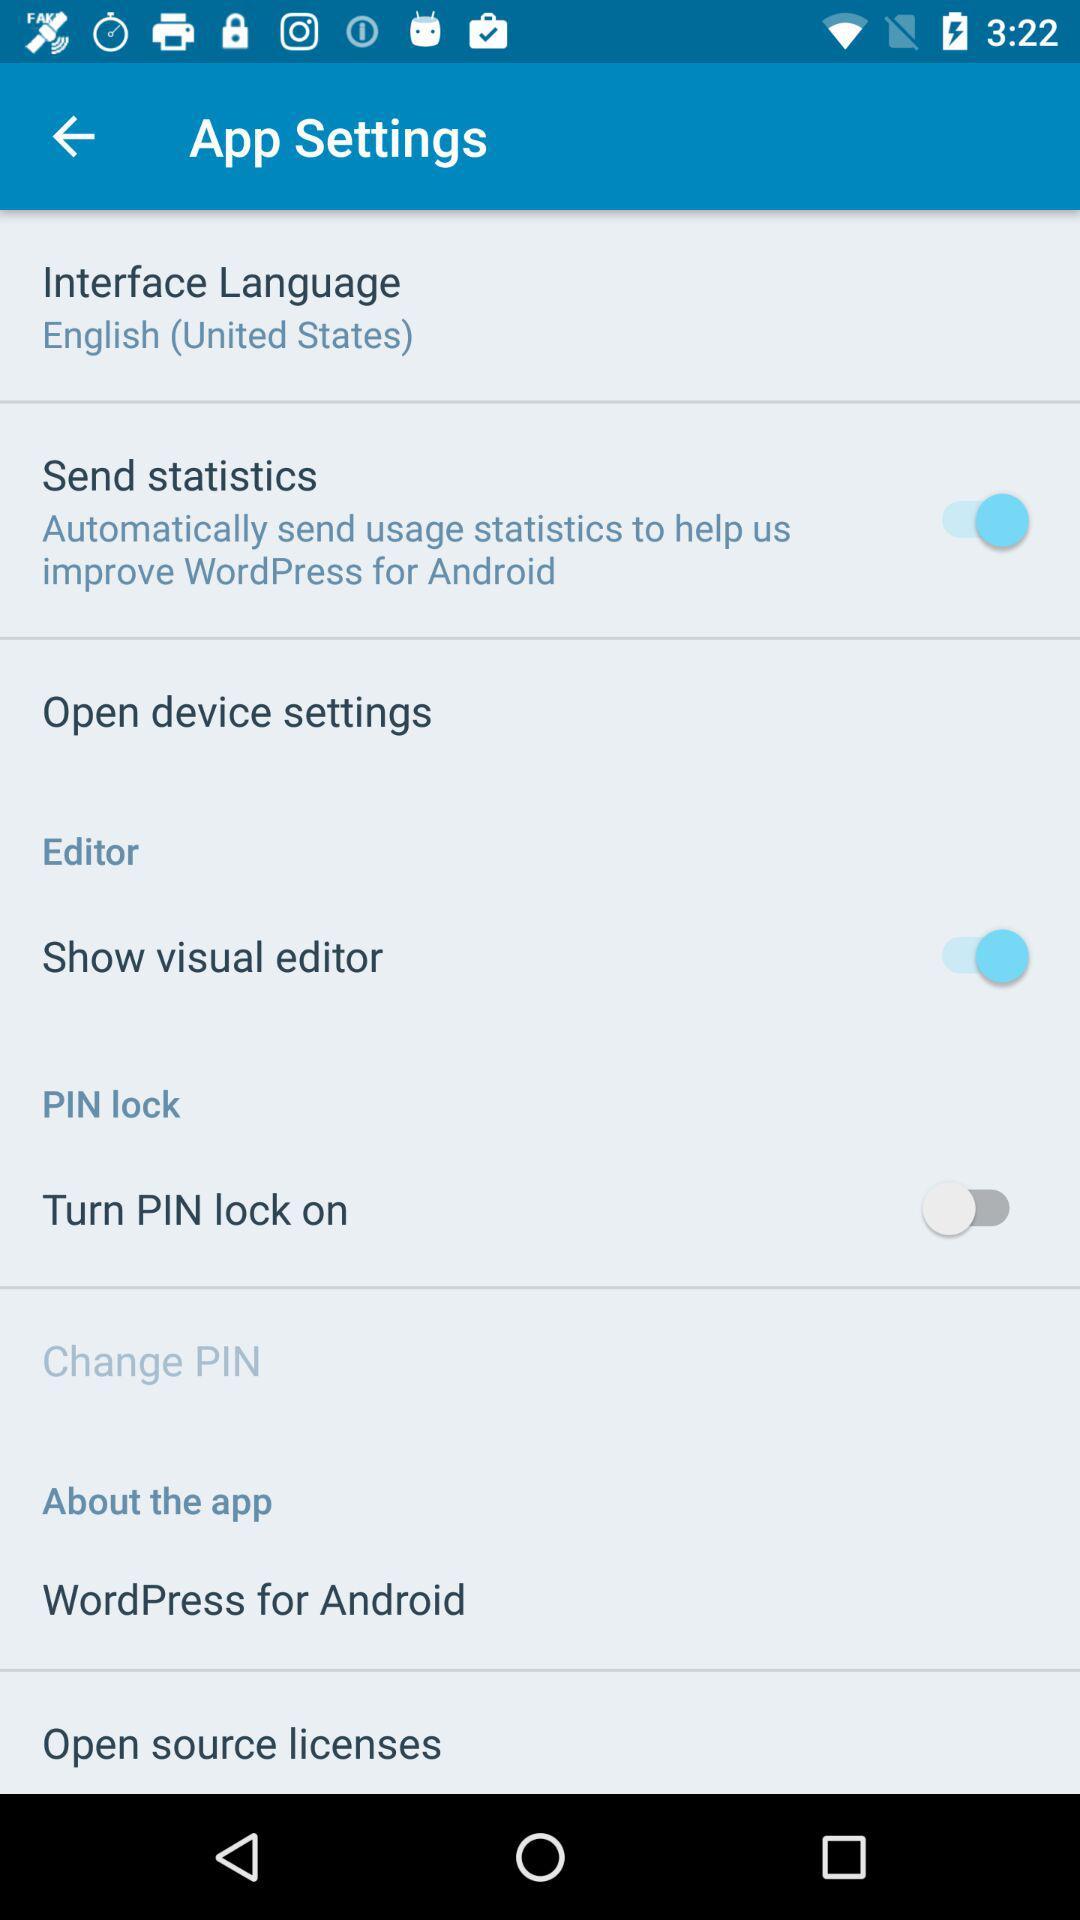  Describe the element at coordinates (156, 1499) in the screenshot. I see `about the app` at that location.